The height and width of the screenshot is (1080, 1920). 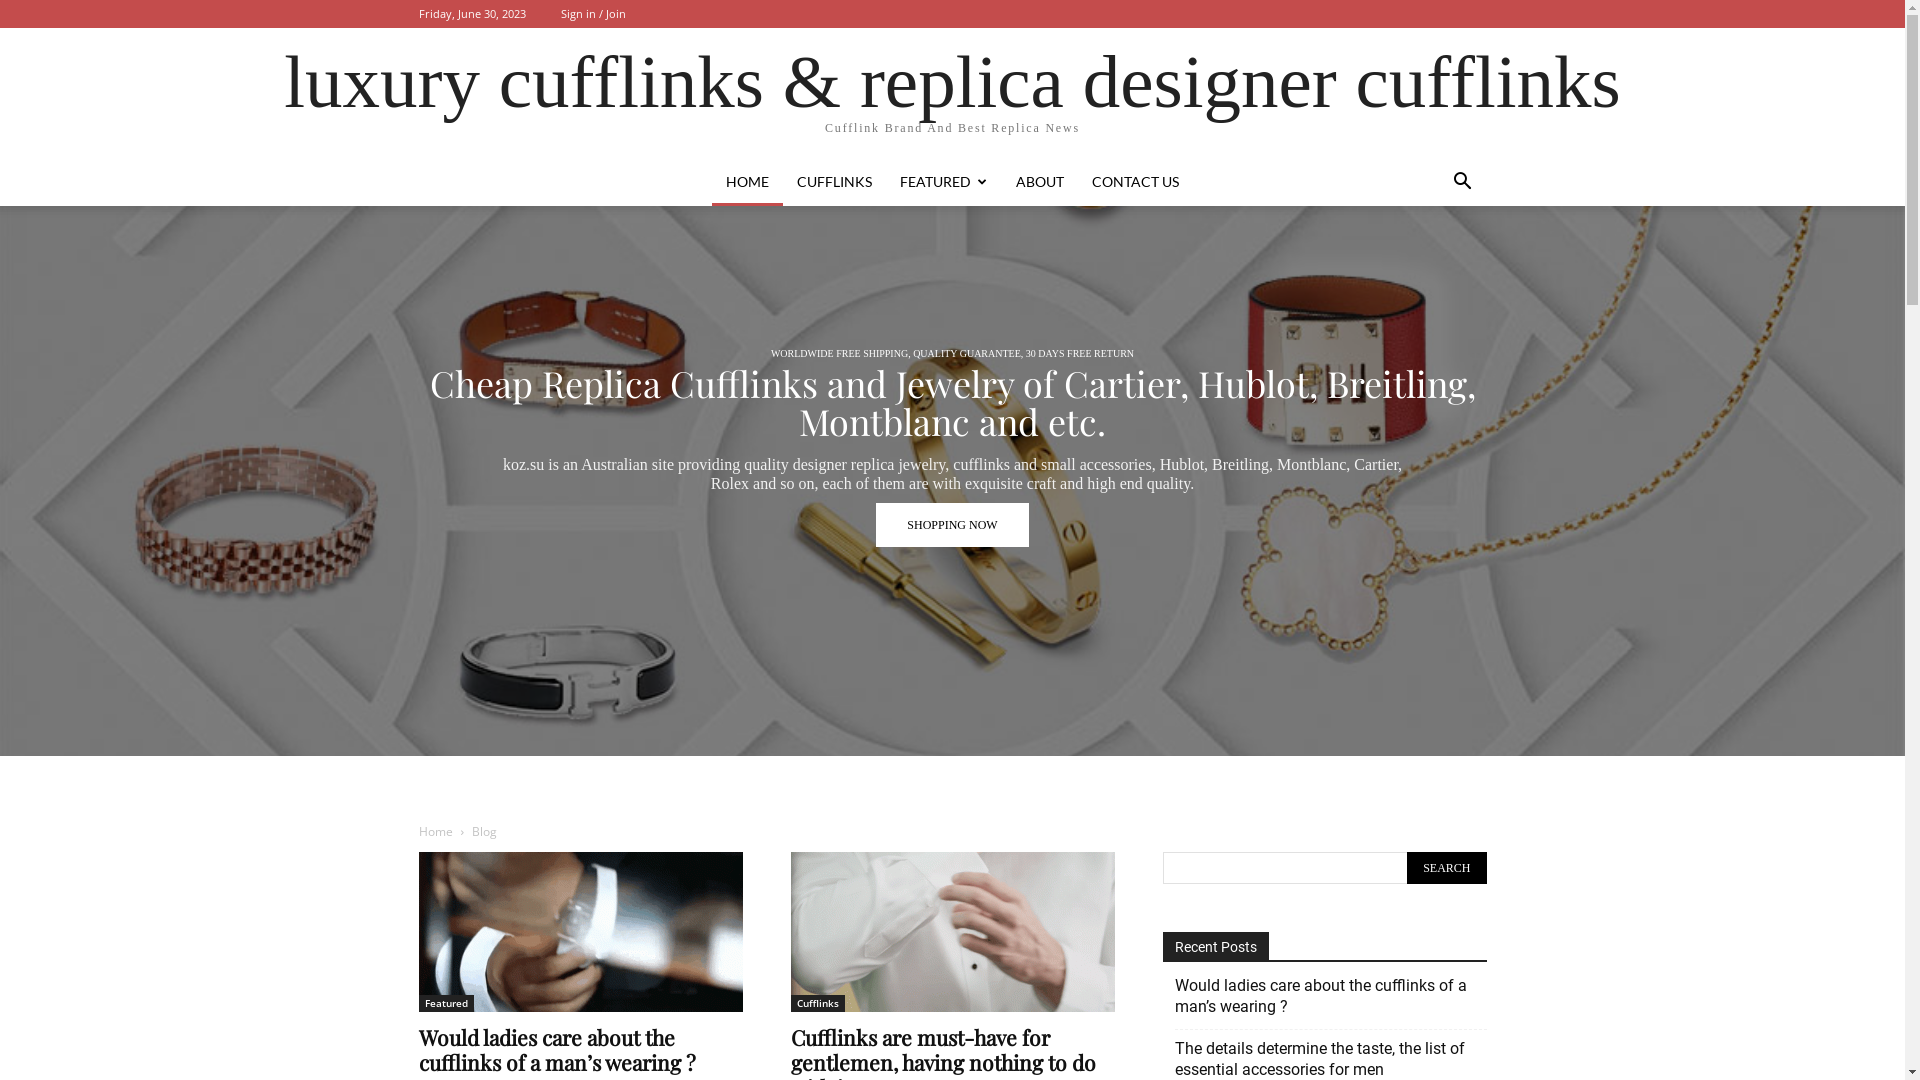 I want to click on 'Sign in / Join', so click(x=591, y=13).